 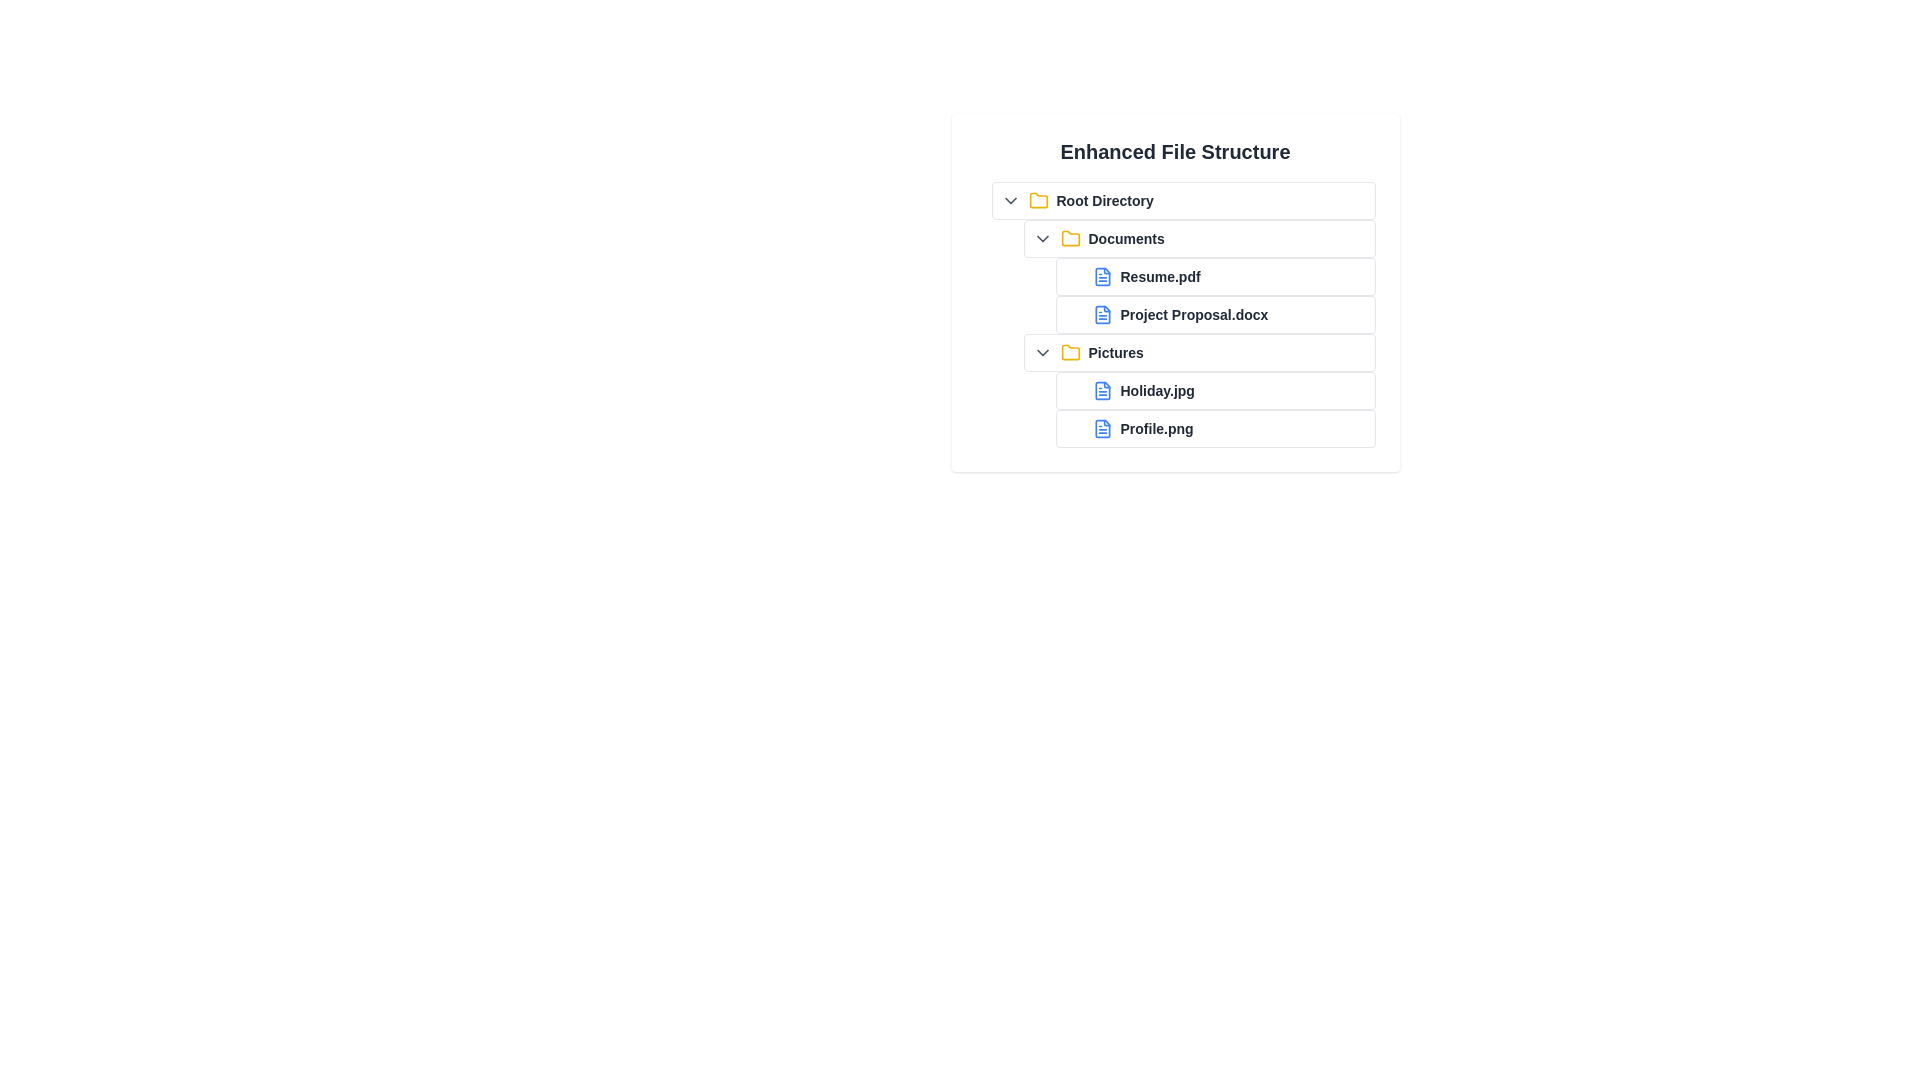 What do you see at coordinates (1156, 427) in the screenshot?
I see `the text label indicating the file 'Profile.png', located to the right of the blue file icon in the 'Pictures' folder` at bounding box center [1156, 427].